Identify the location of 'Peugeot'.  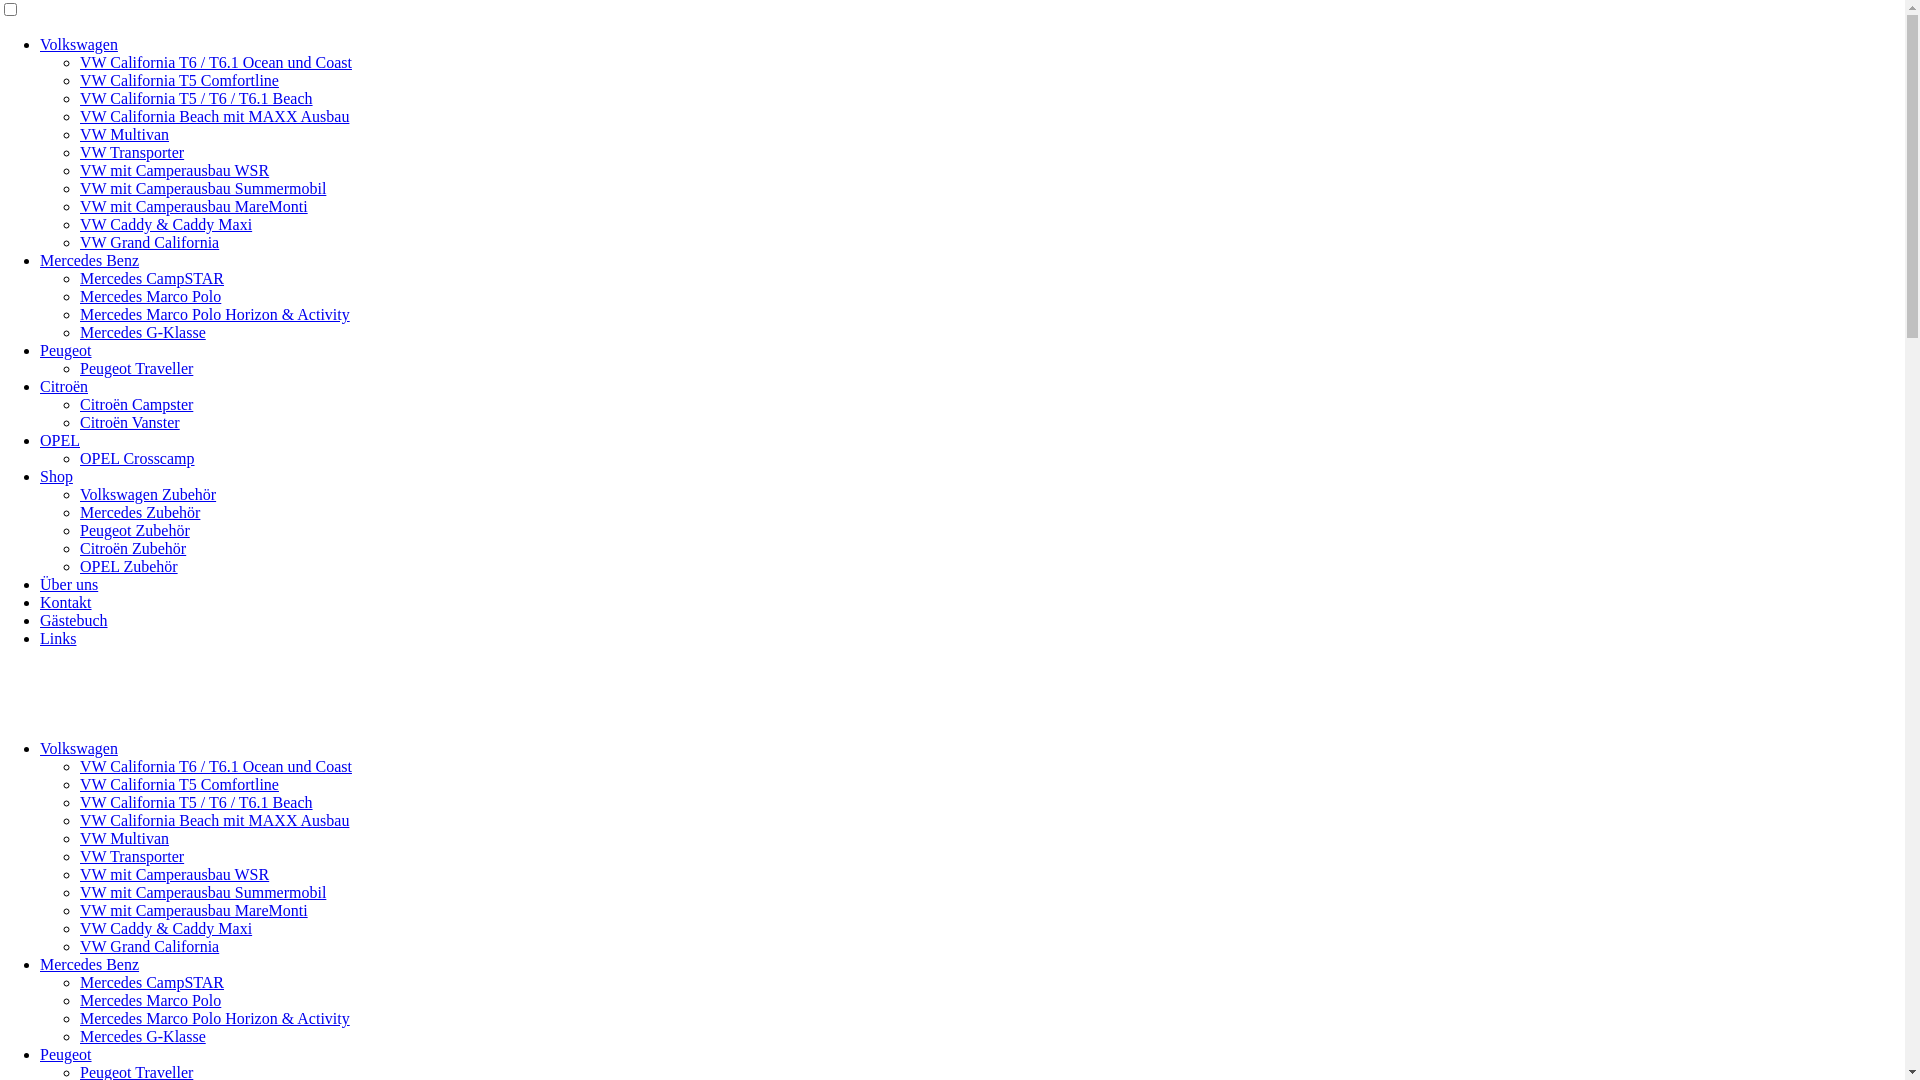
(39, 1053).